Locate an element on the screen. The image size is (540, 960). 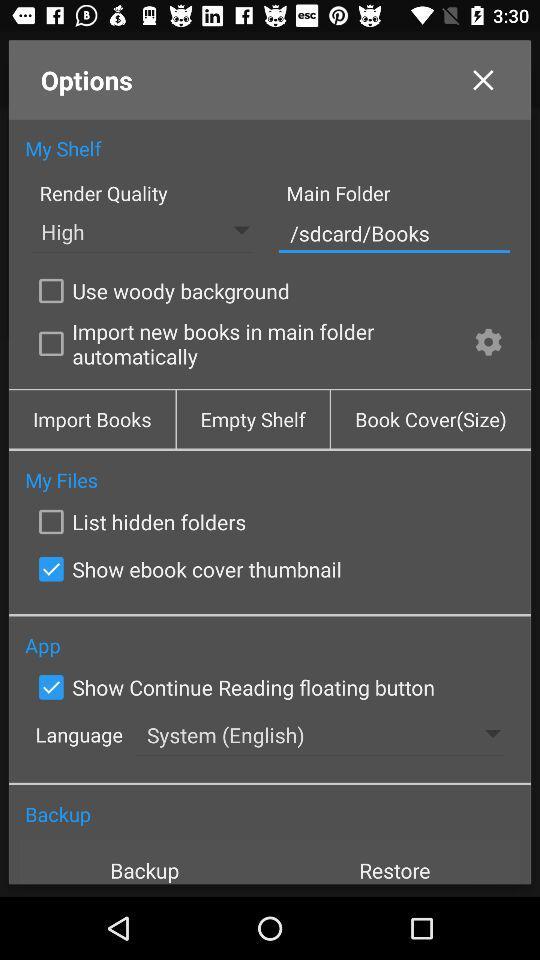
the checkbox next to import new books item is located at coordinates (487, 345).